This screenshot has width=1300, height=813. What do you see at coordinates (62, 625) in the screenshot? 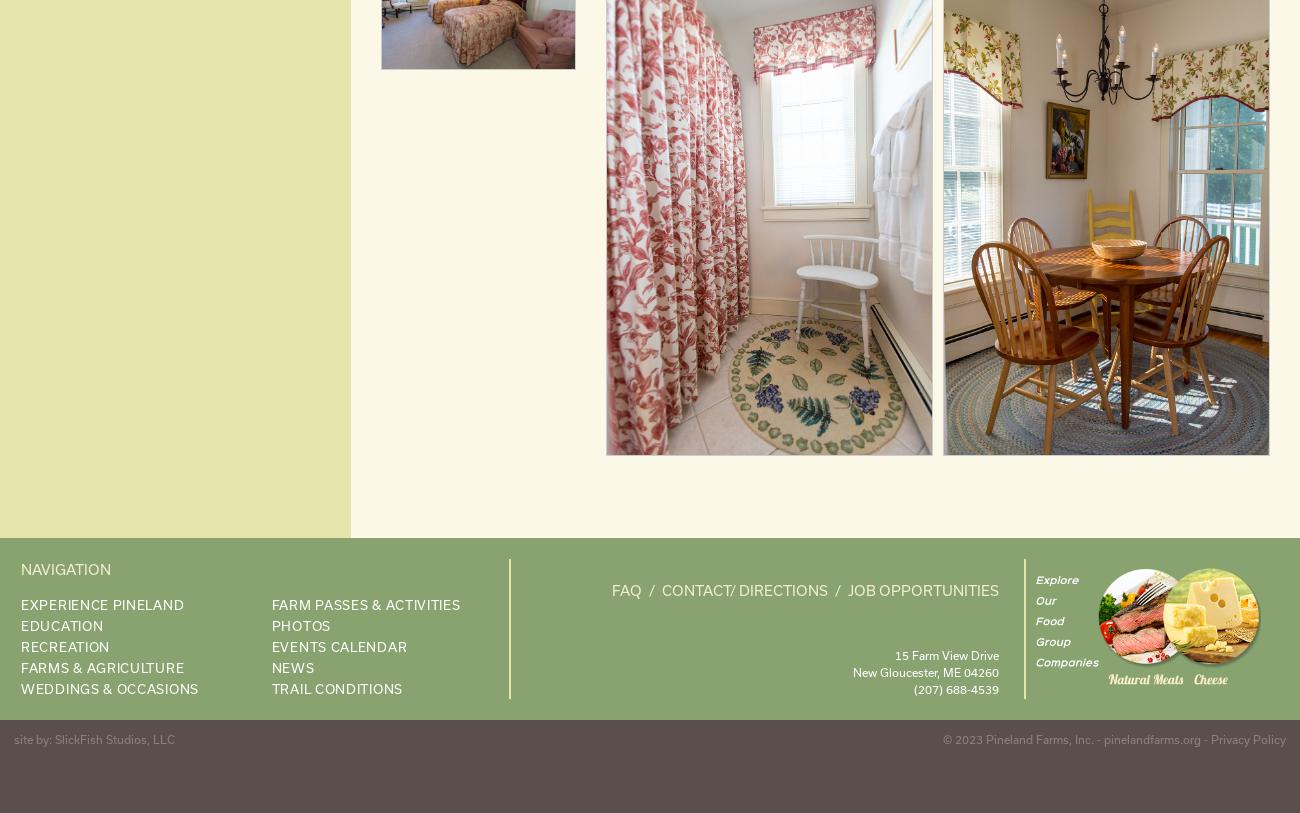
I see `'Education'` at bounding box center [62, 625].